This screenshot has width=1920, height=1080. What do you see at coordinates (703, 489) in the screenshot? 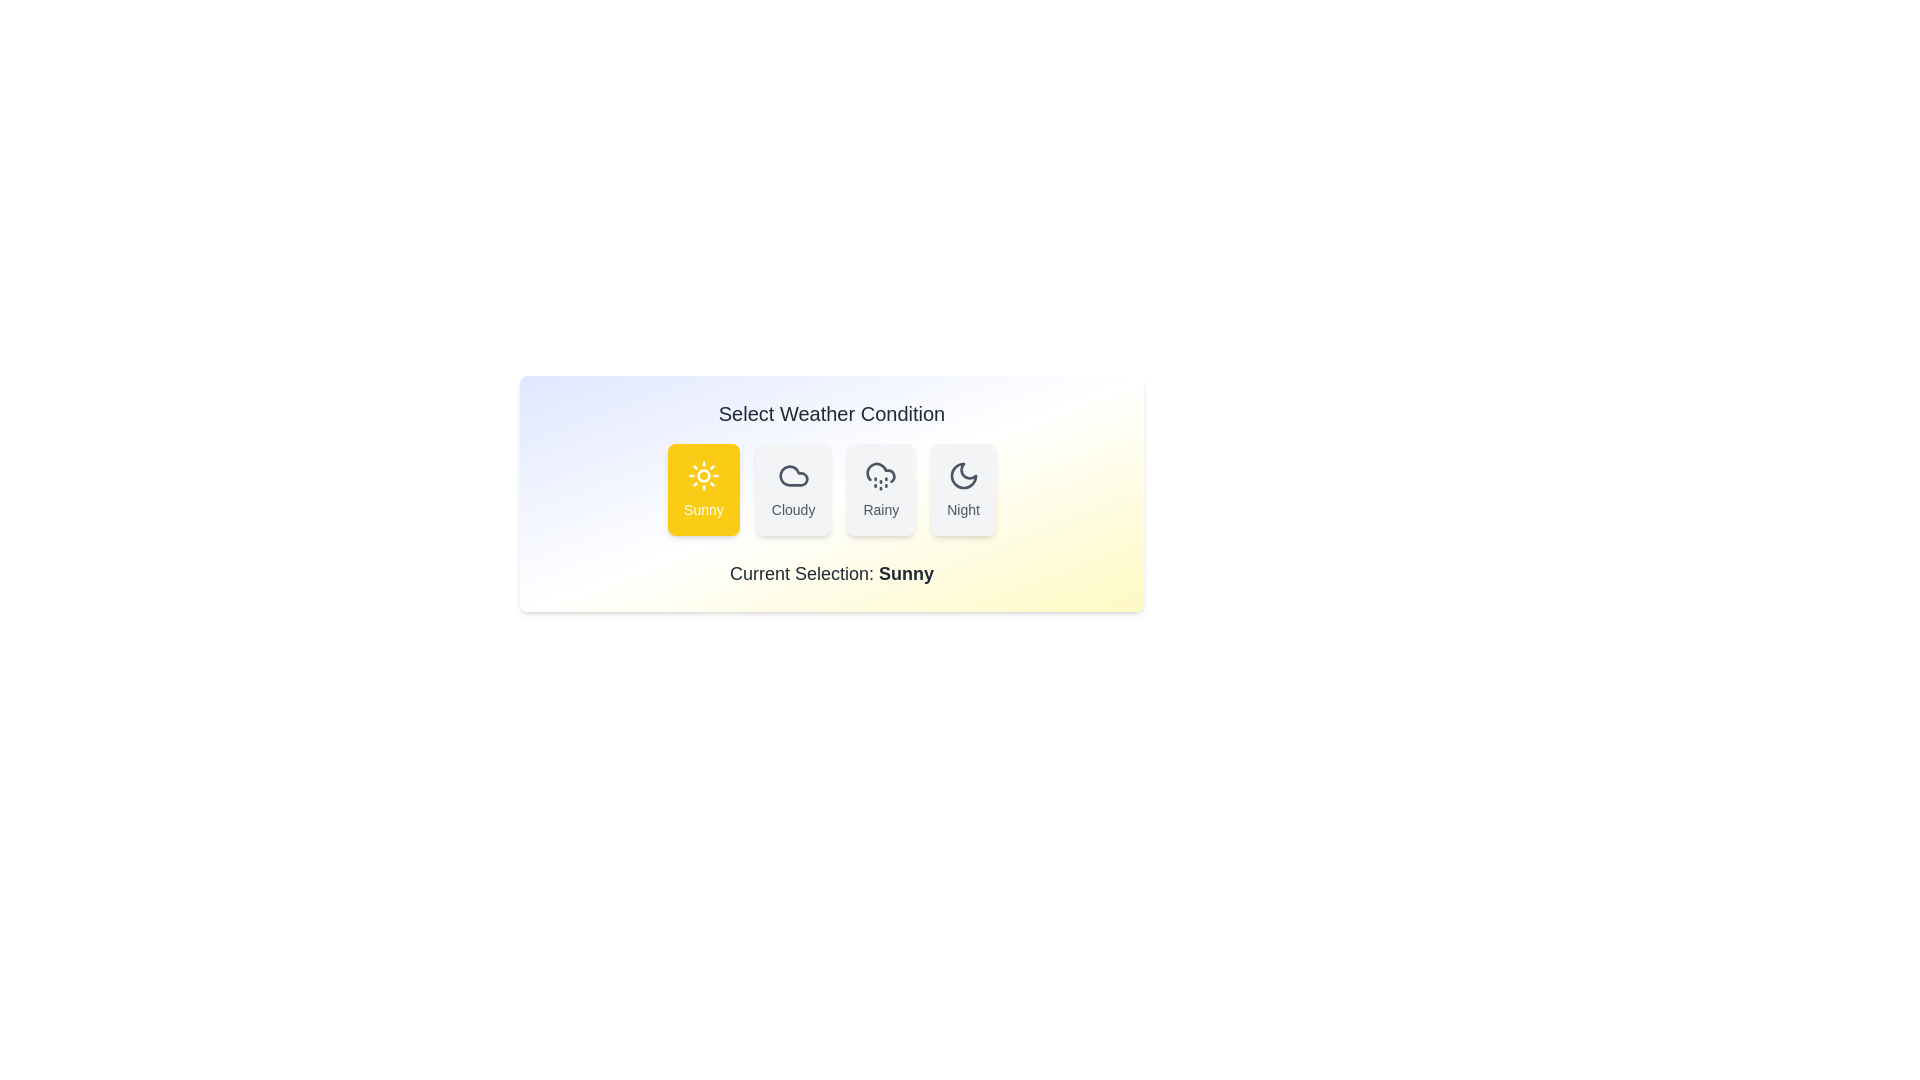
I see `the weather button Sunny to observe its hover effect` at bounding box center [703, 489].